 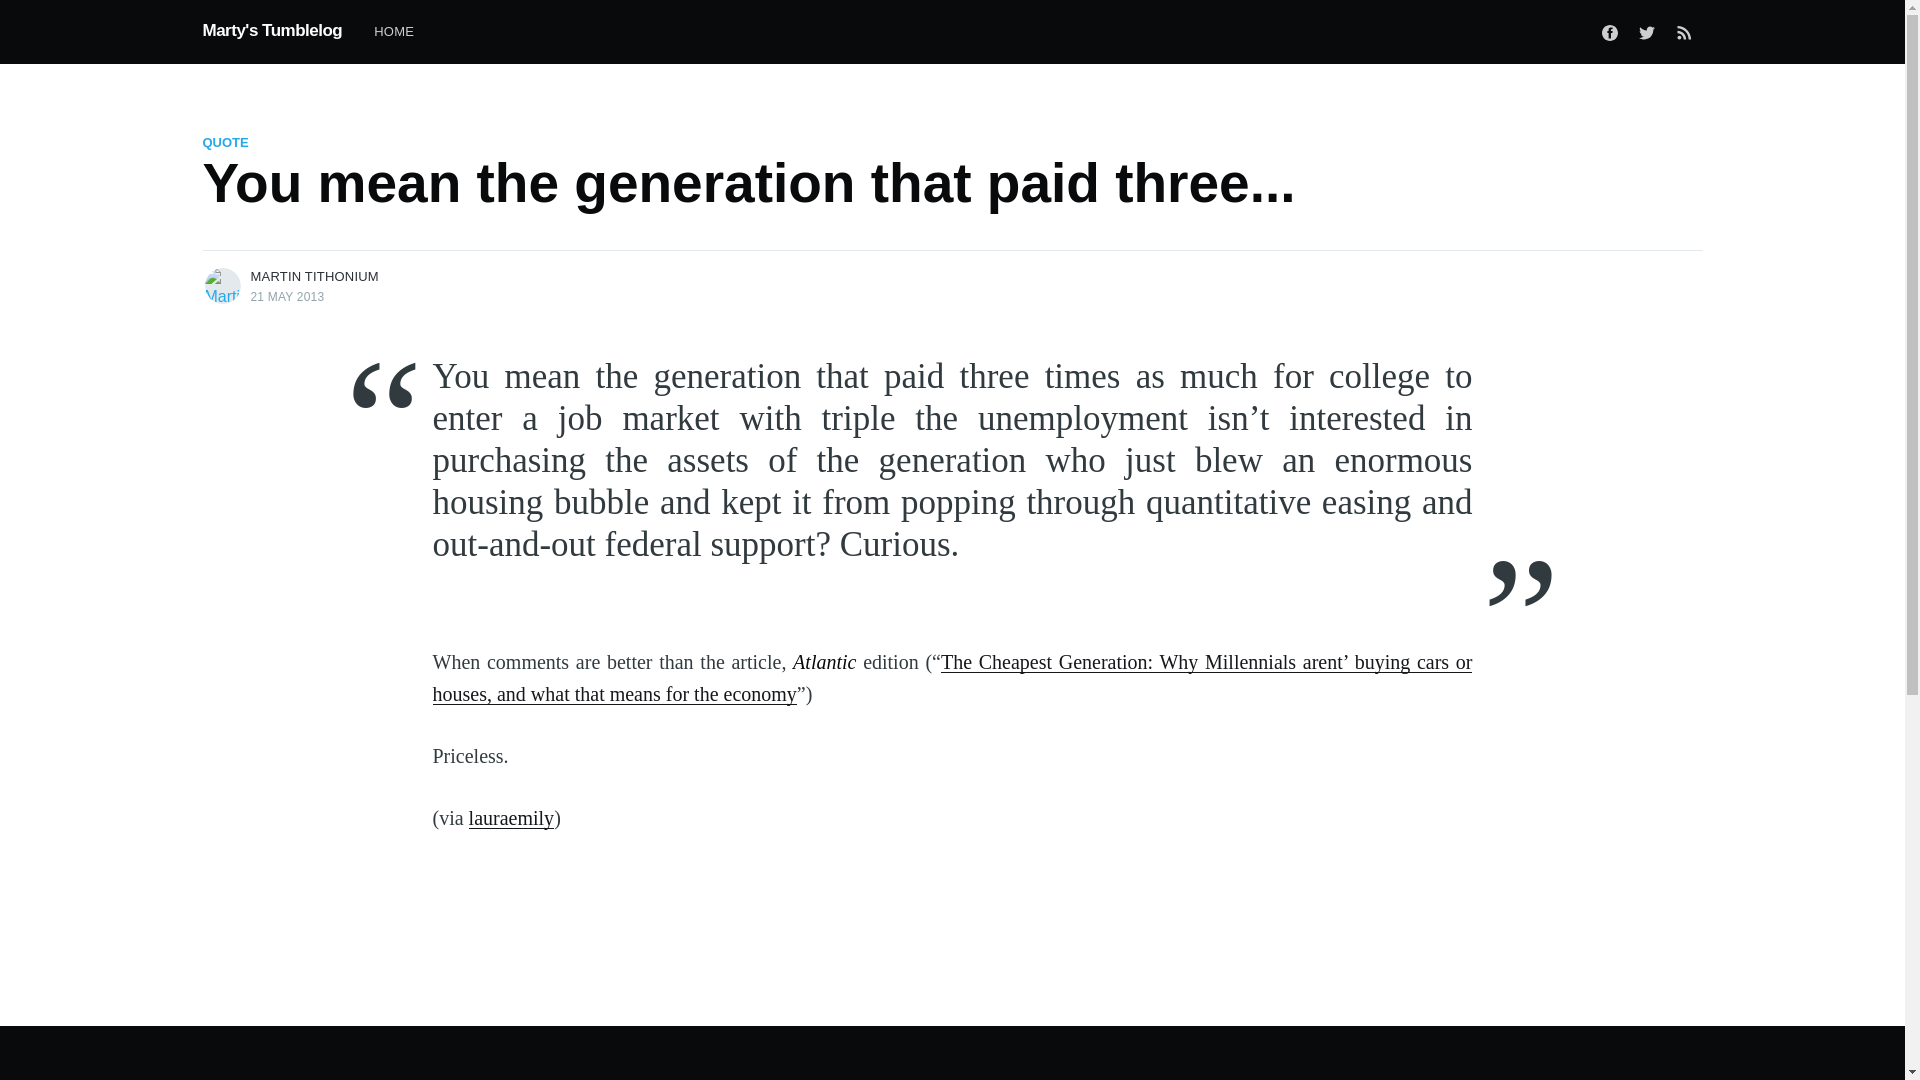 I want to click on 'Facebook', so click(x=1609, y=31).